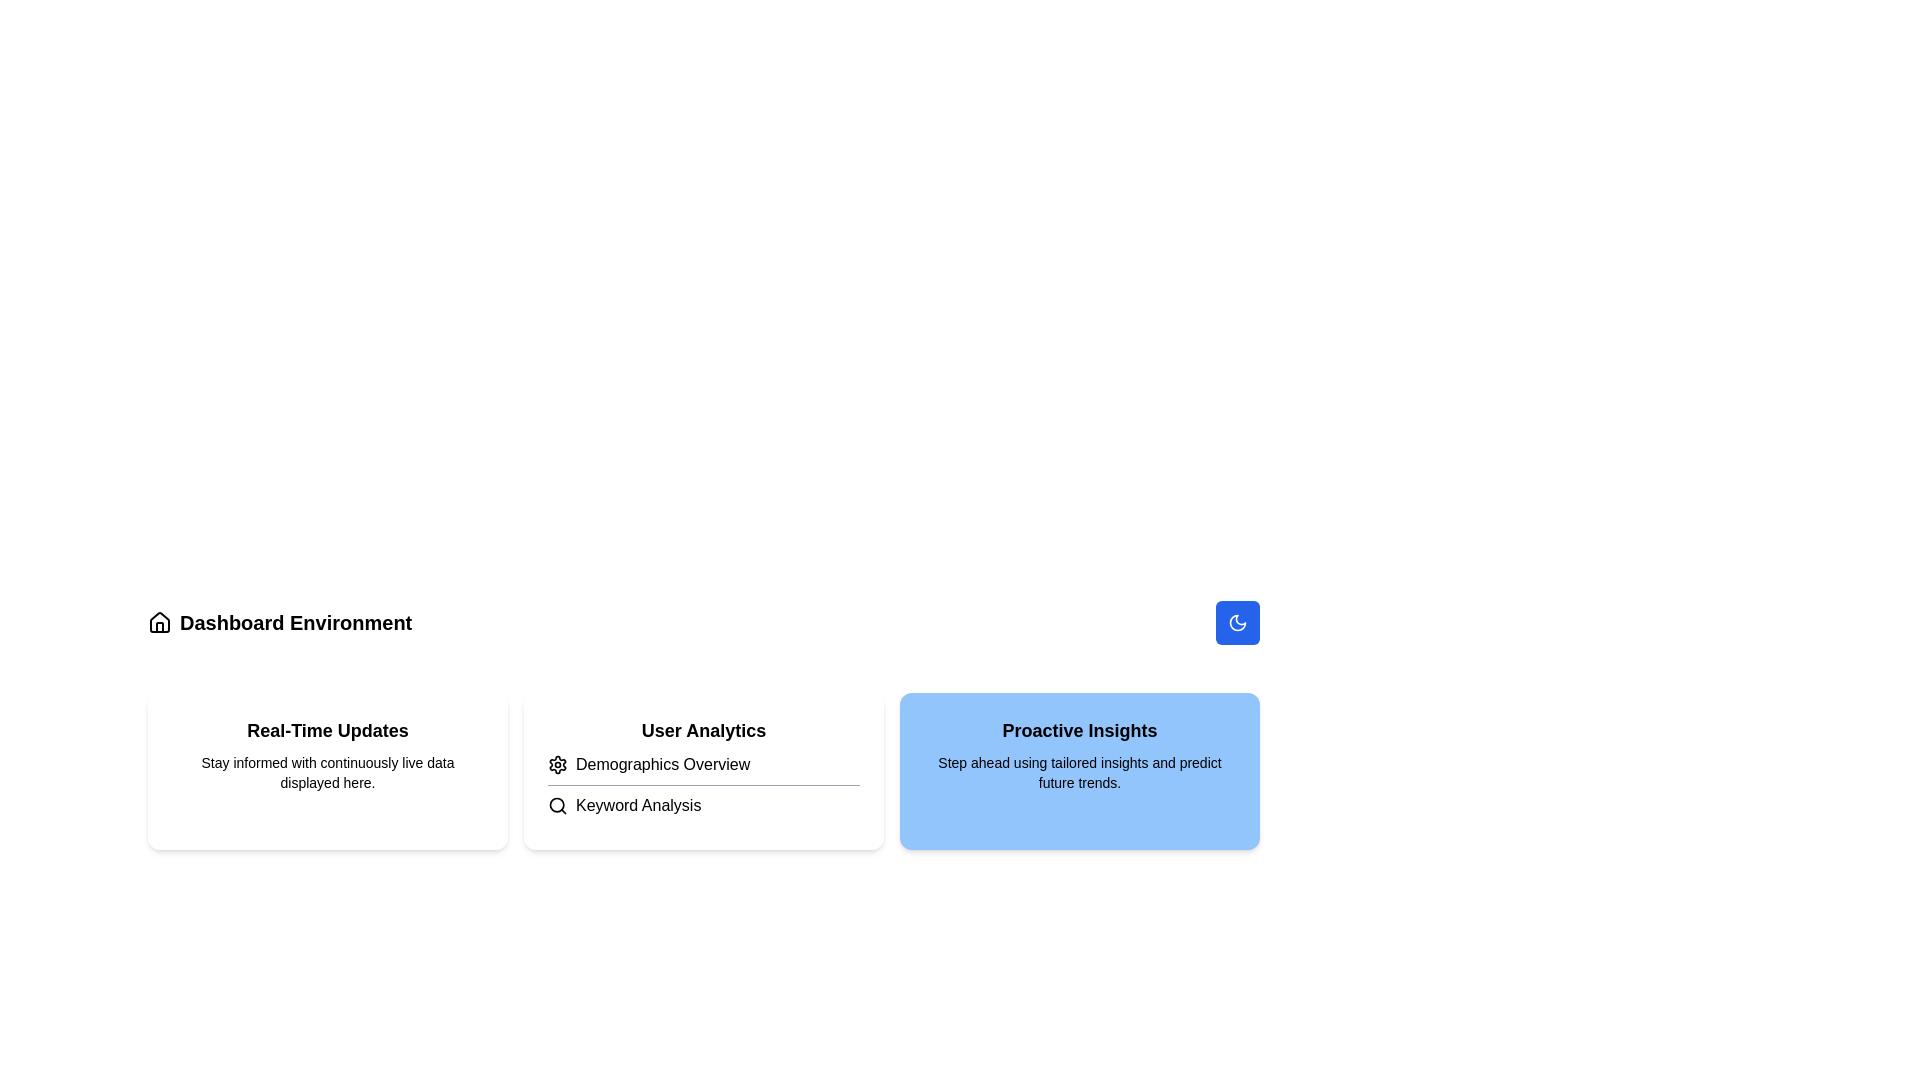 Image resolution: width=1920 pixels, height=1080 pixels. Describe the element at coordinates (557, 764) in the screenshot. I see `the gear icon in the top-right section of the 'User Analytics' card` at that location.